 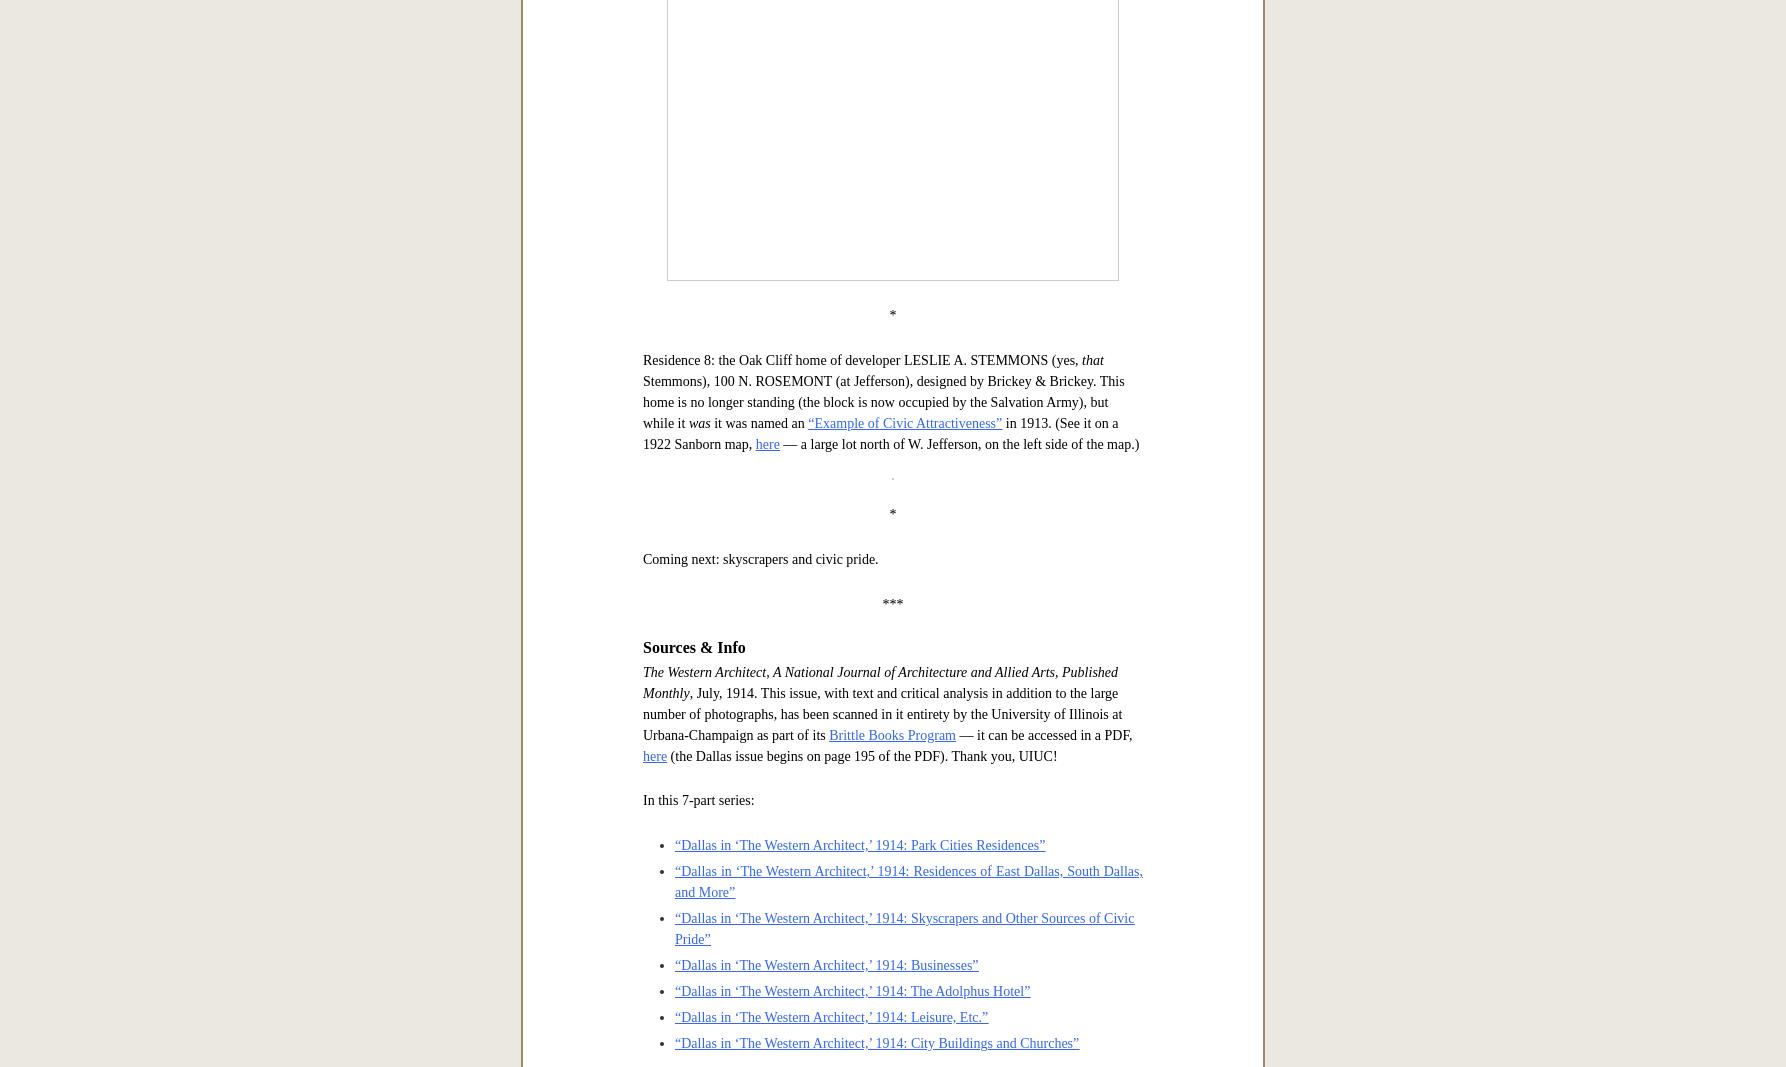 What do you see at coordinates (758, 1050) in the screenshot?
I see `'it was named an'` at bounding box center [758, 1050].